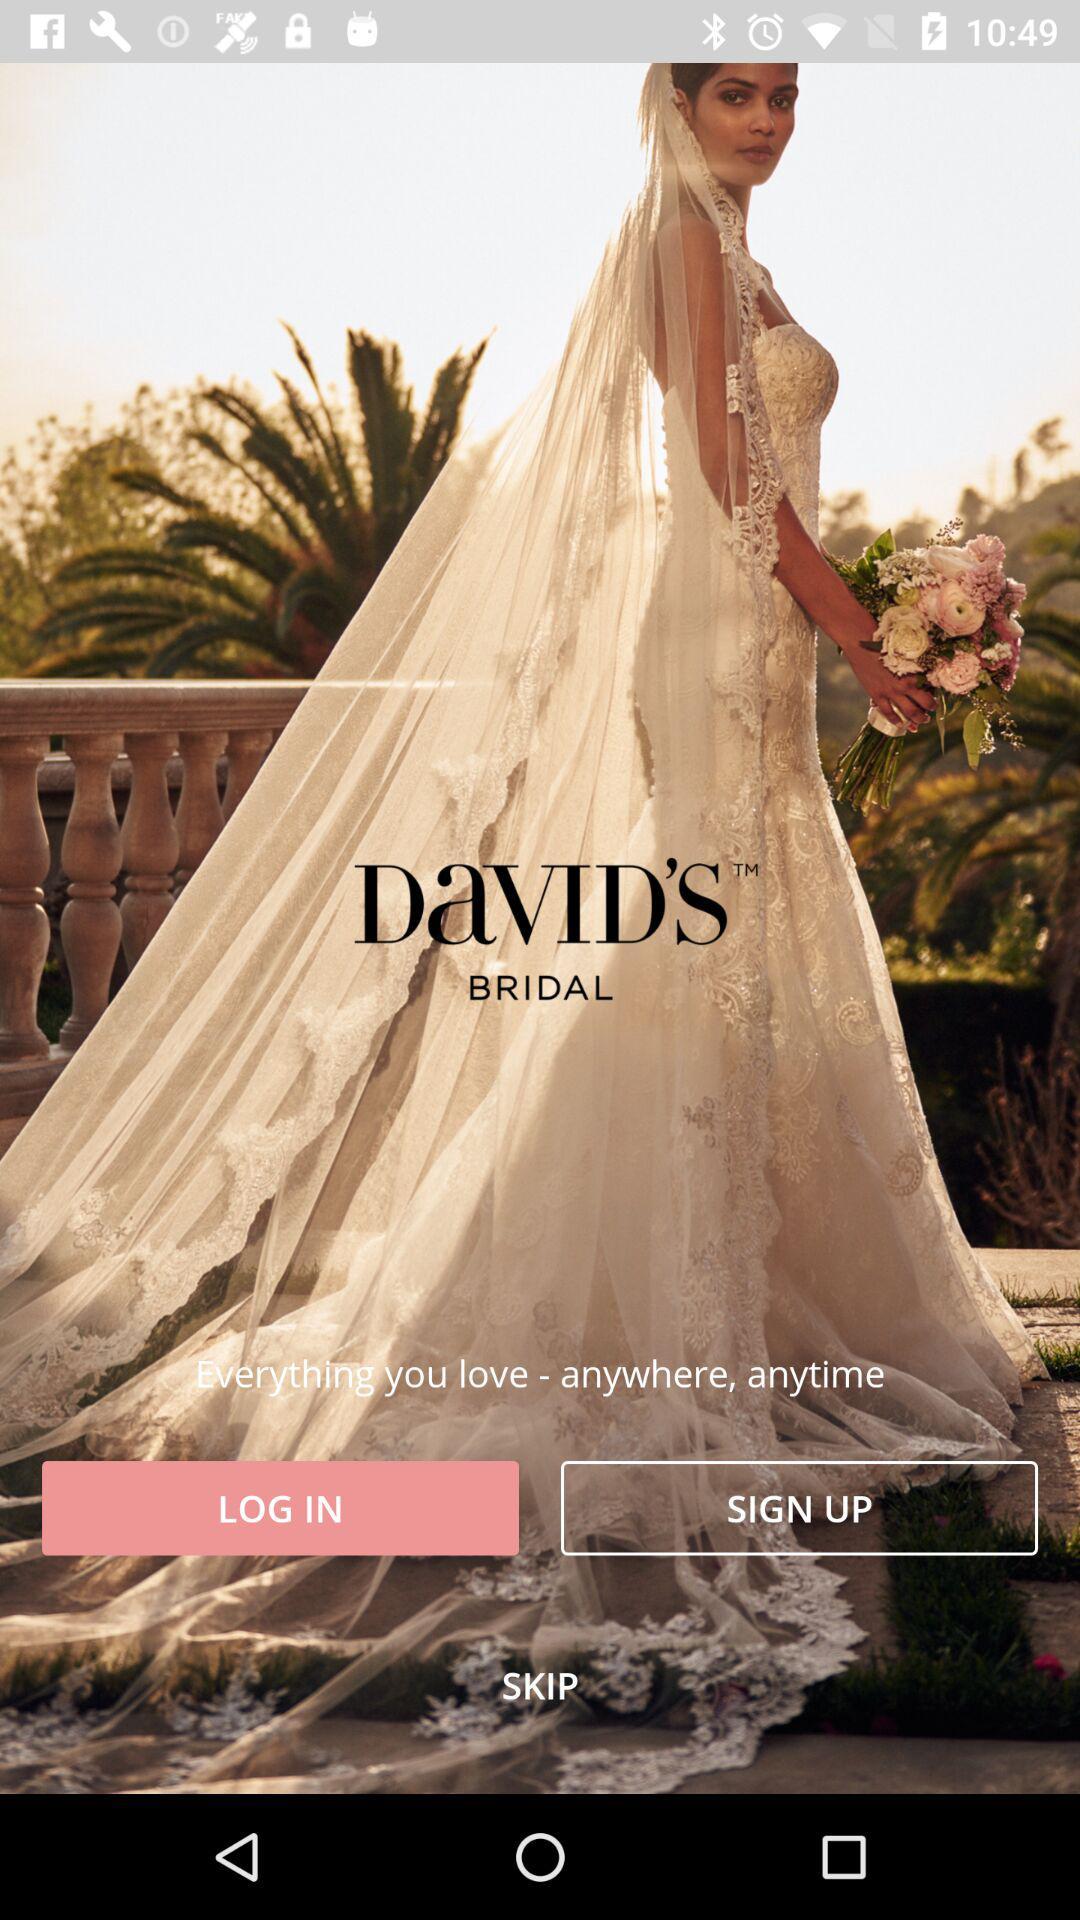 The image size is (1080, 1920). I want to click on the item above skip, so click(280, 1508).